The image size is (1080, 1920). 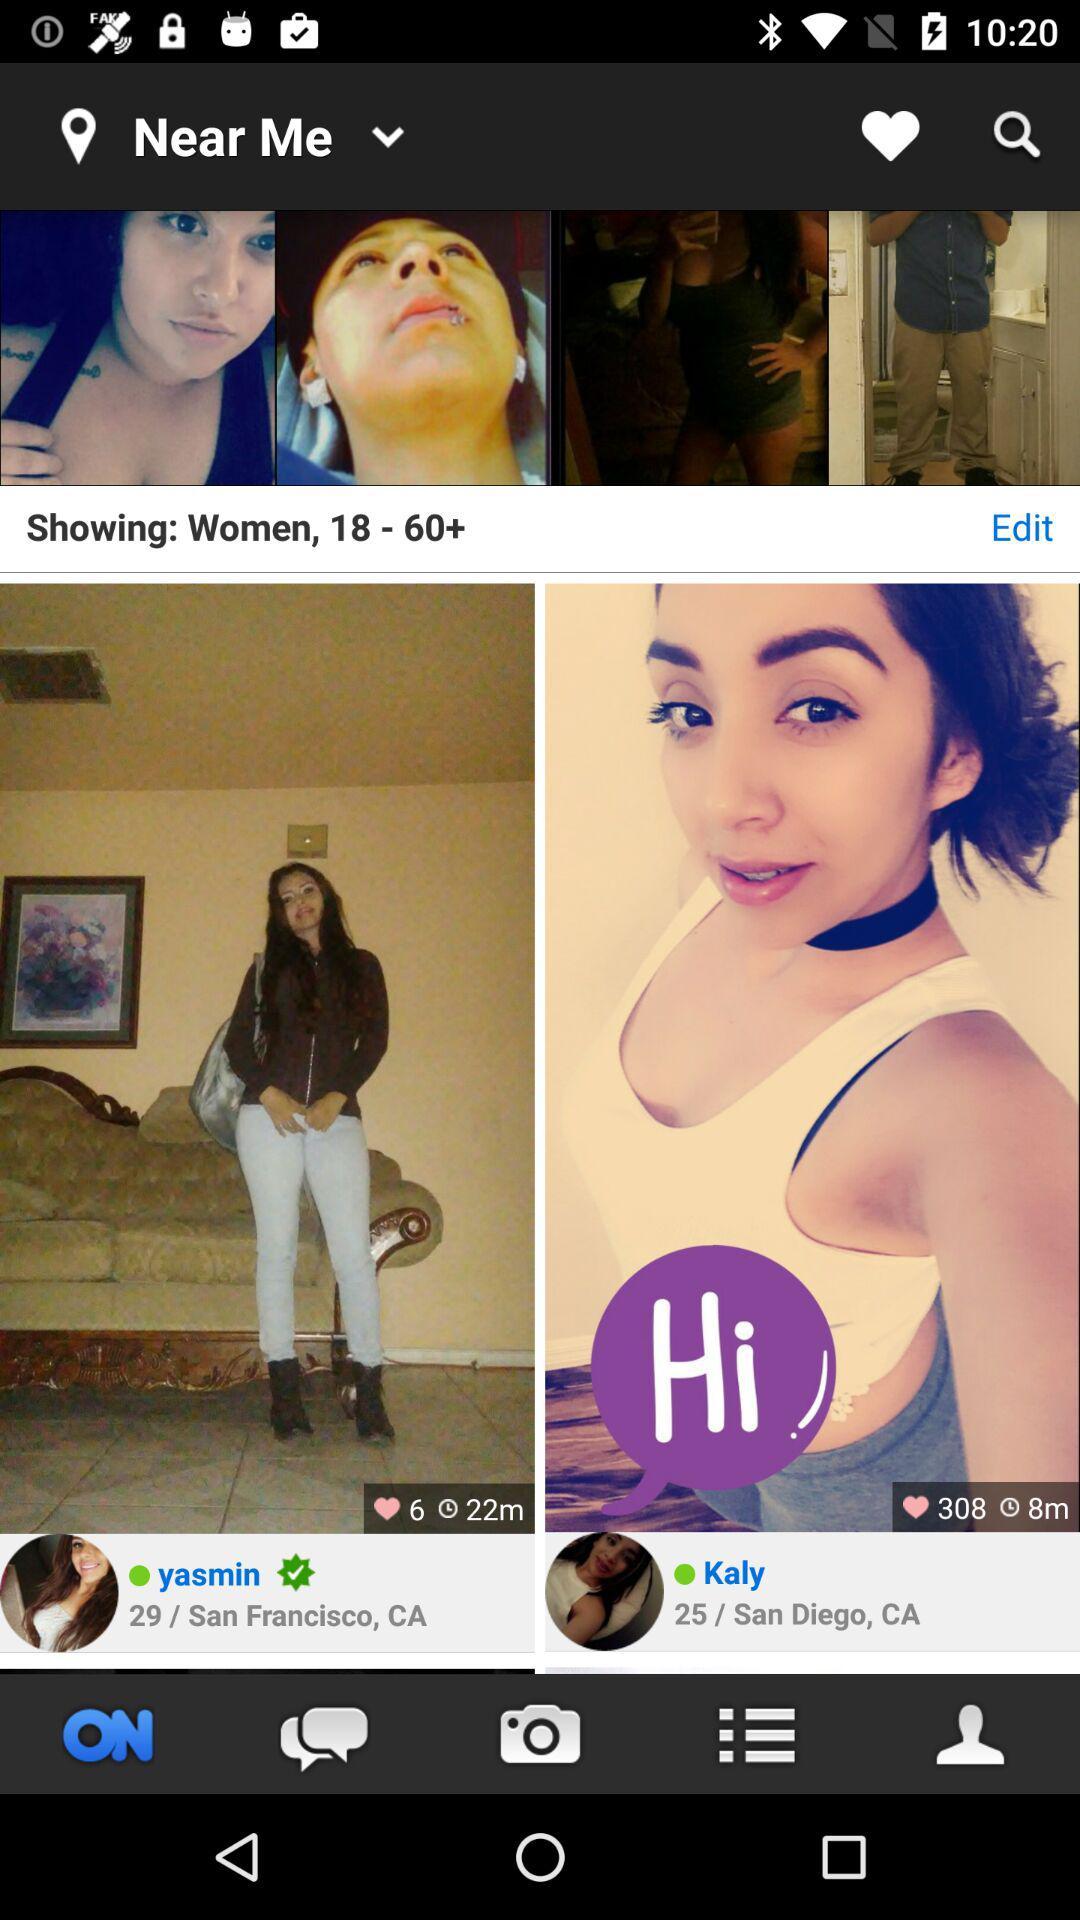 What do you see at coordinates (412, 348) in the screenshot?
I see `item below the near me` at bounding box center [412, 348].